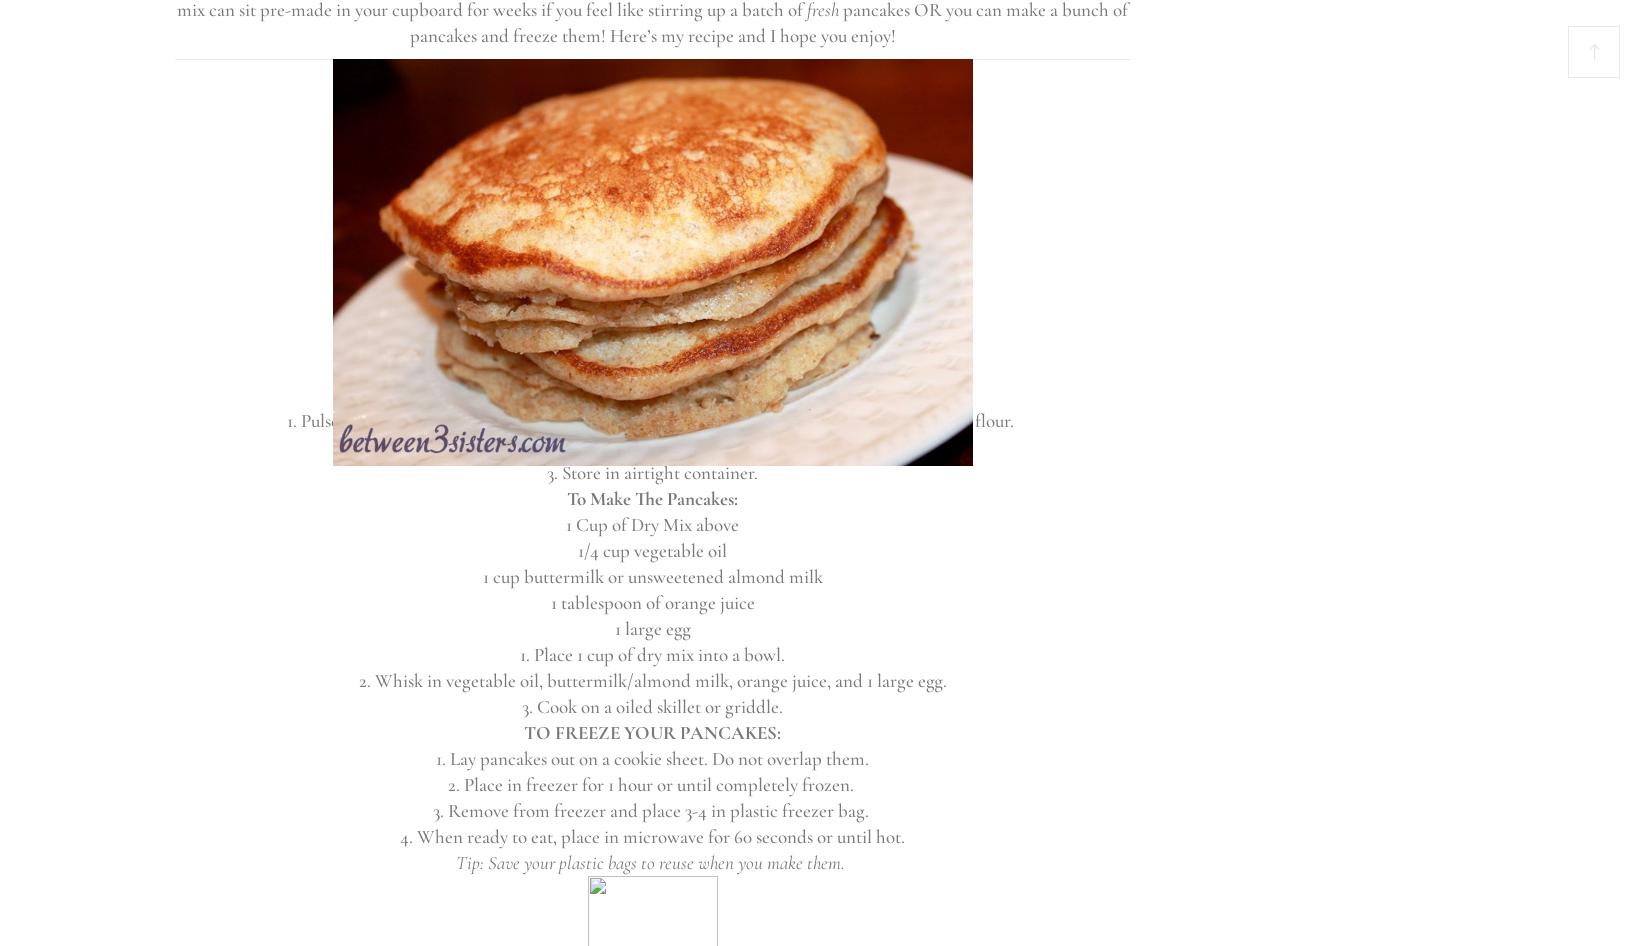 The width and height of the screenshot is (1650, 946). Describe the element at coordinates (651, 471) in the screenshot. I see `'3. Store in airtight container.'` at that location.